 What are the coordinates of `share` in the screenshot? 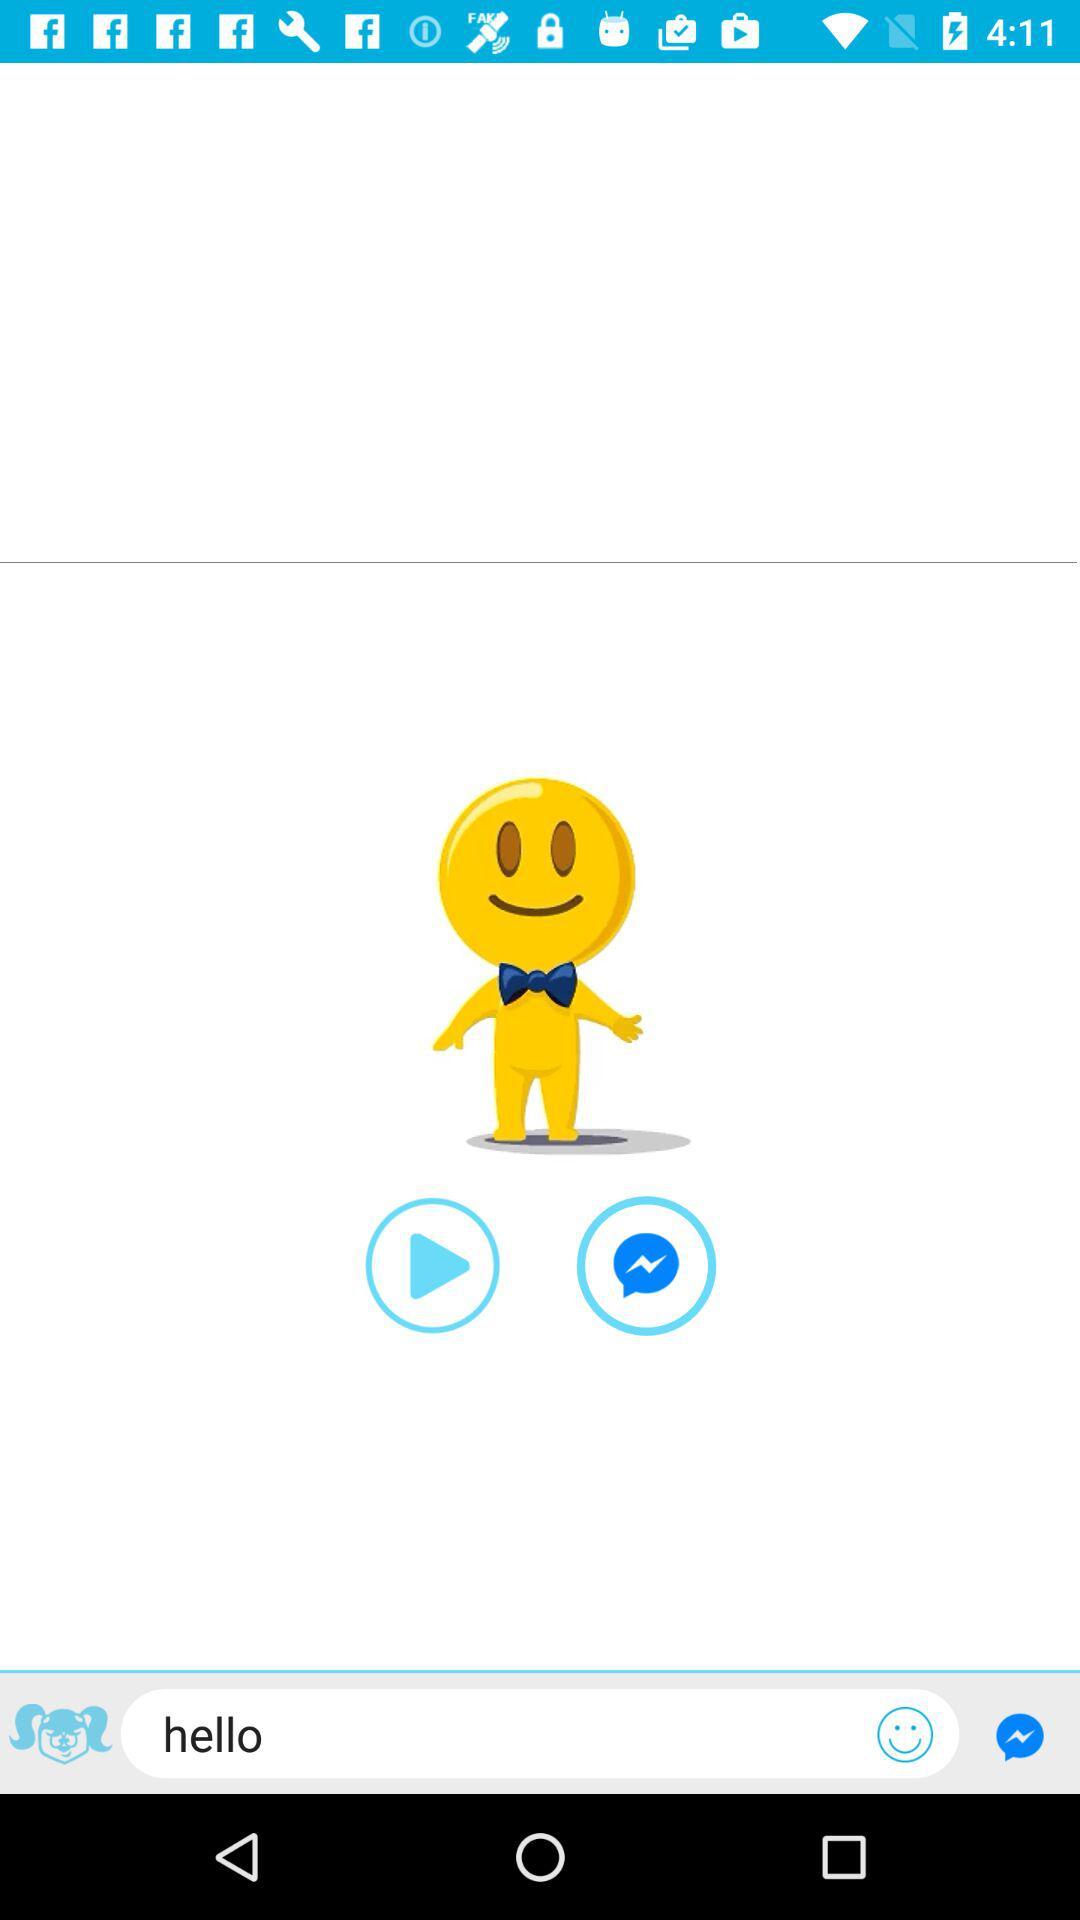 It's located at (59, 1736).